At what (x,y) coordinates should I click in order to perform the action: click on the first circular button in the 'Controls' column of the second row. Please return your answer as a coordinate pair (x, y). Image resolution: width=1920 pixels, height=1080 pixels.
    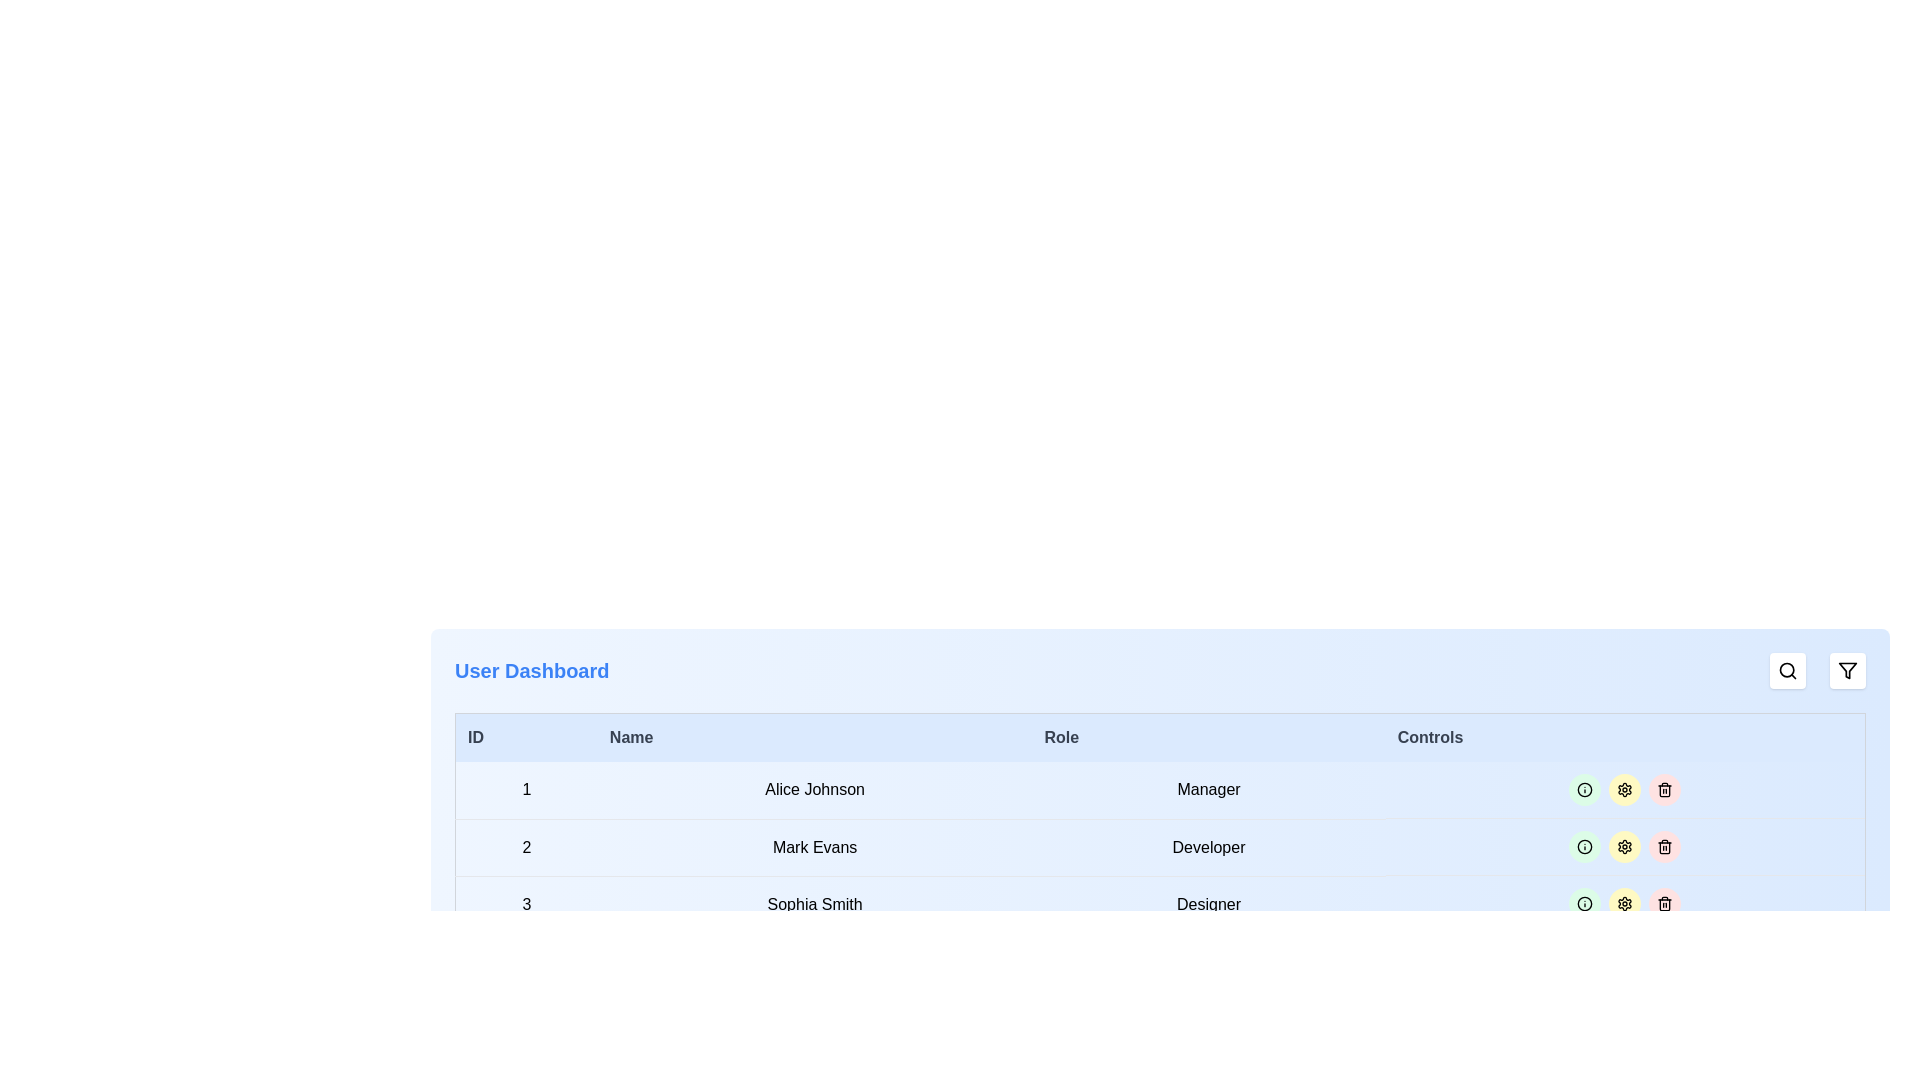
    Looking at the image, I should click on (1584, 847).